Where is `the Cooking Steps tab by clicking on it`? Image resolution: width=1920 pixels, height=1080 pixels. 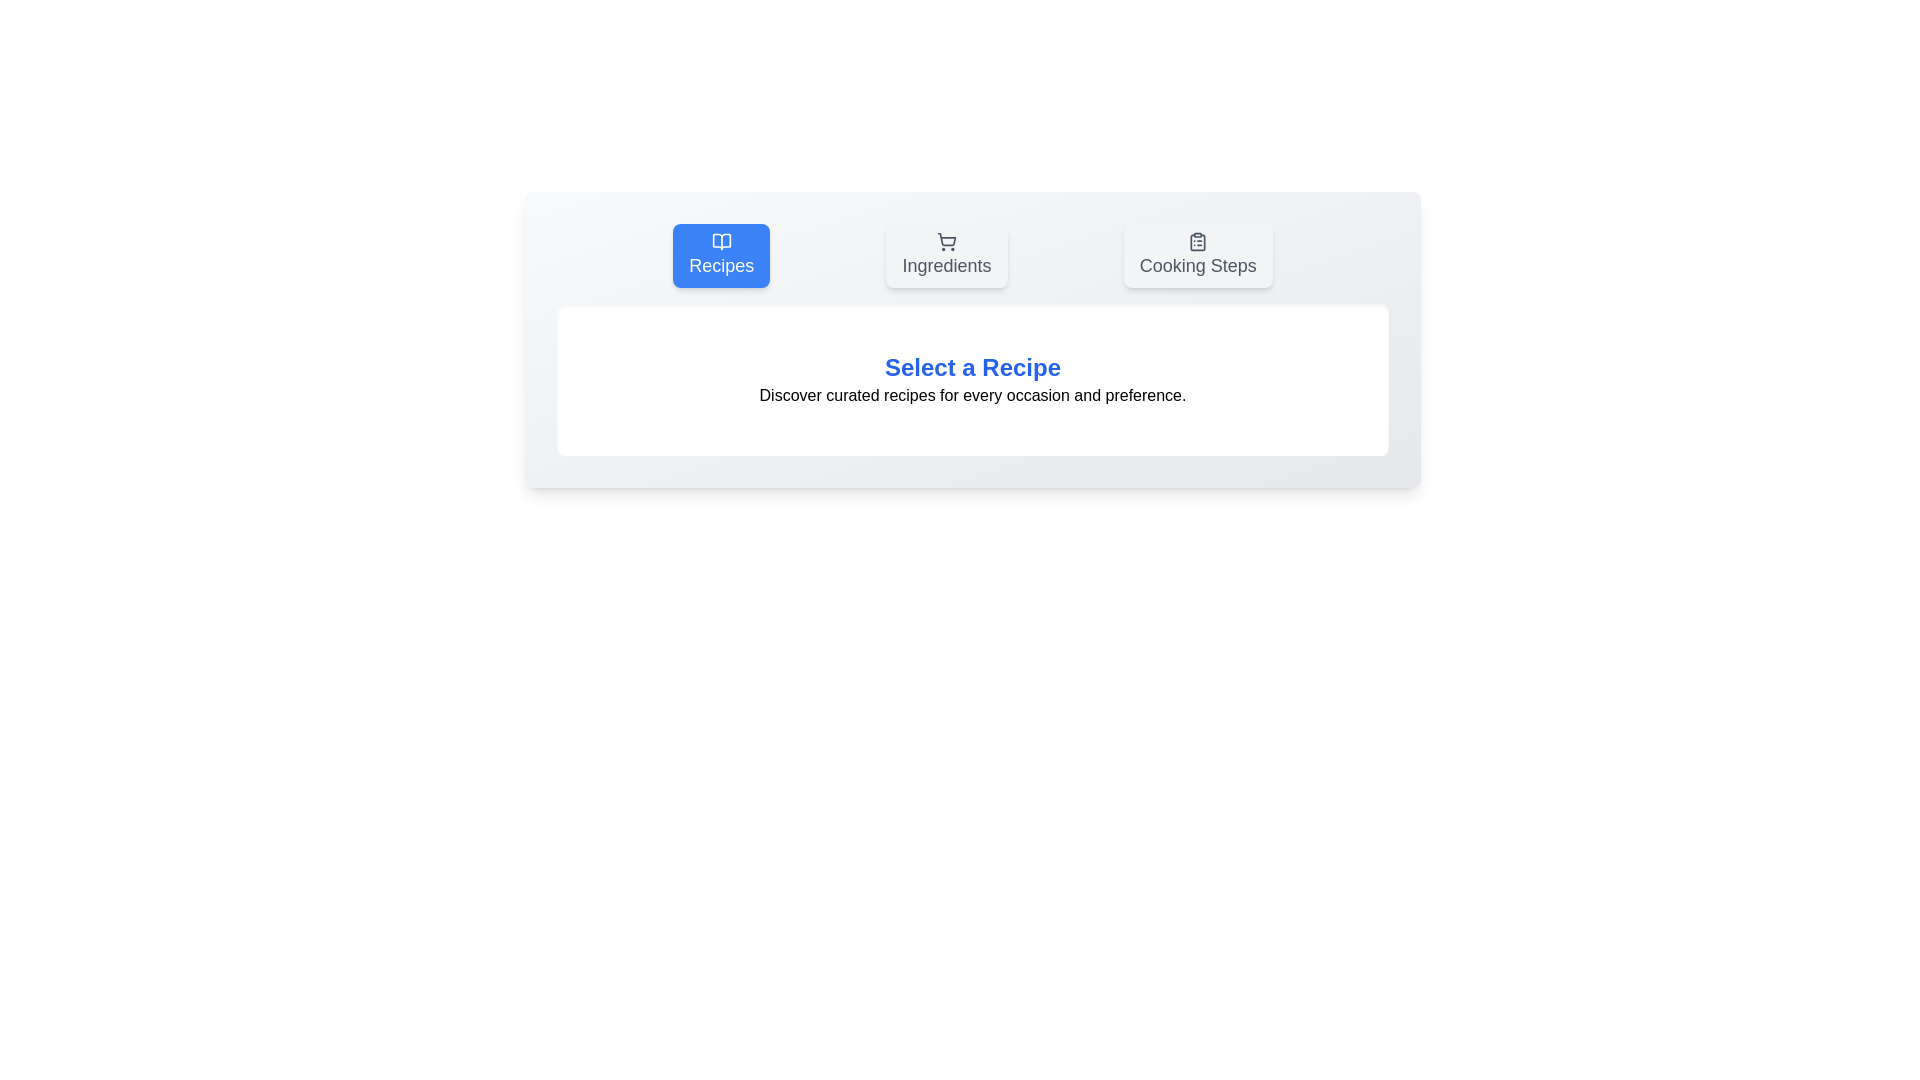
the Cooking Steps tab by clicking on it is located at coordinates (1198, 254).